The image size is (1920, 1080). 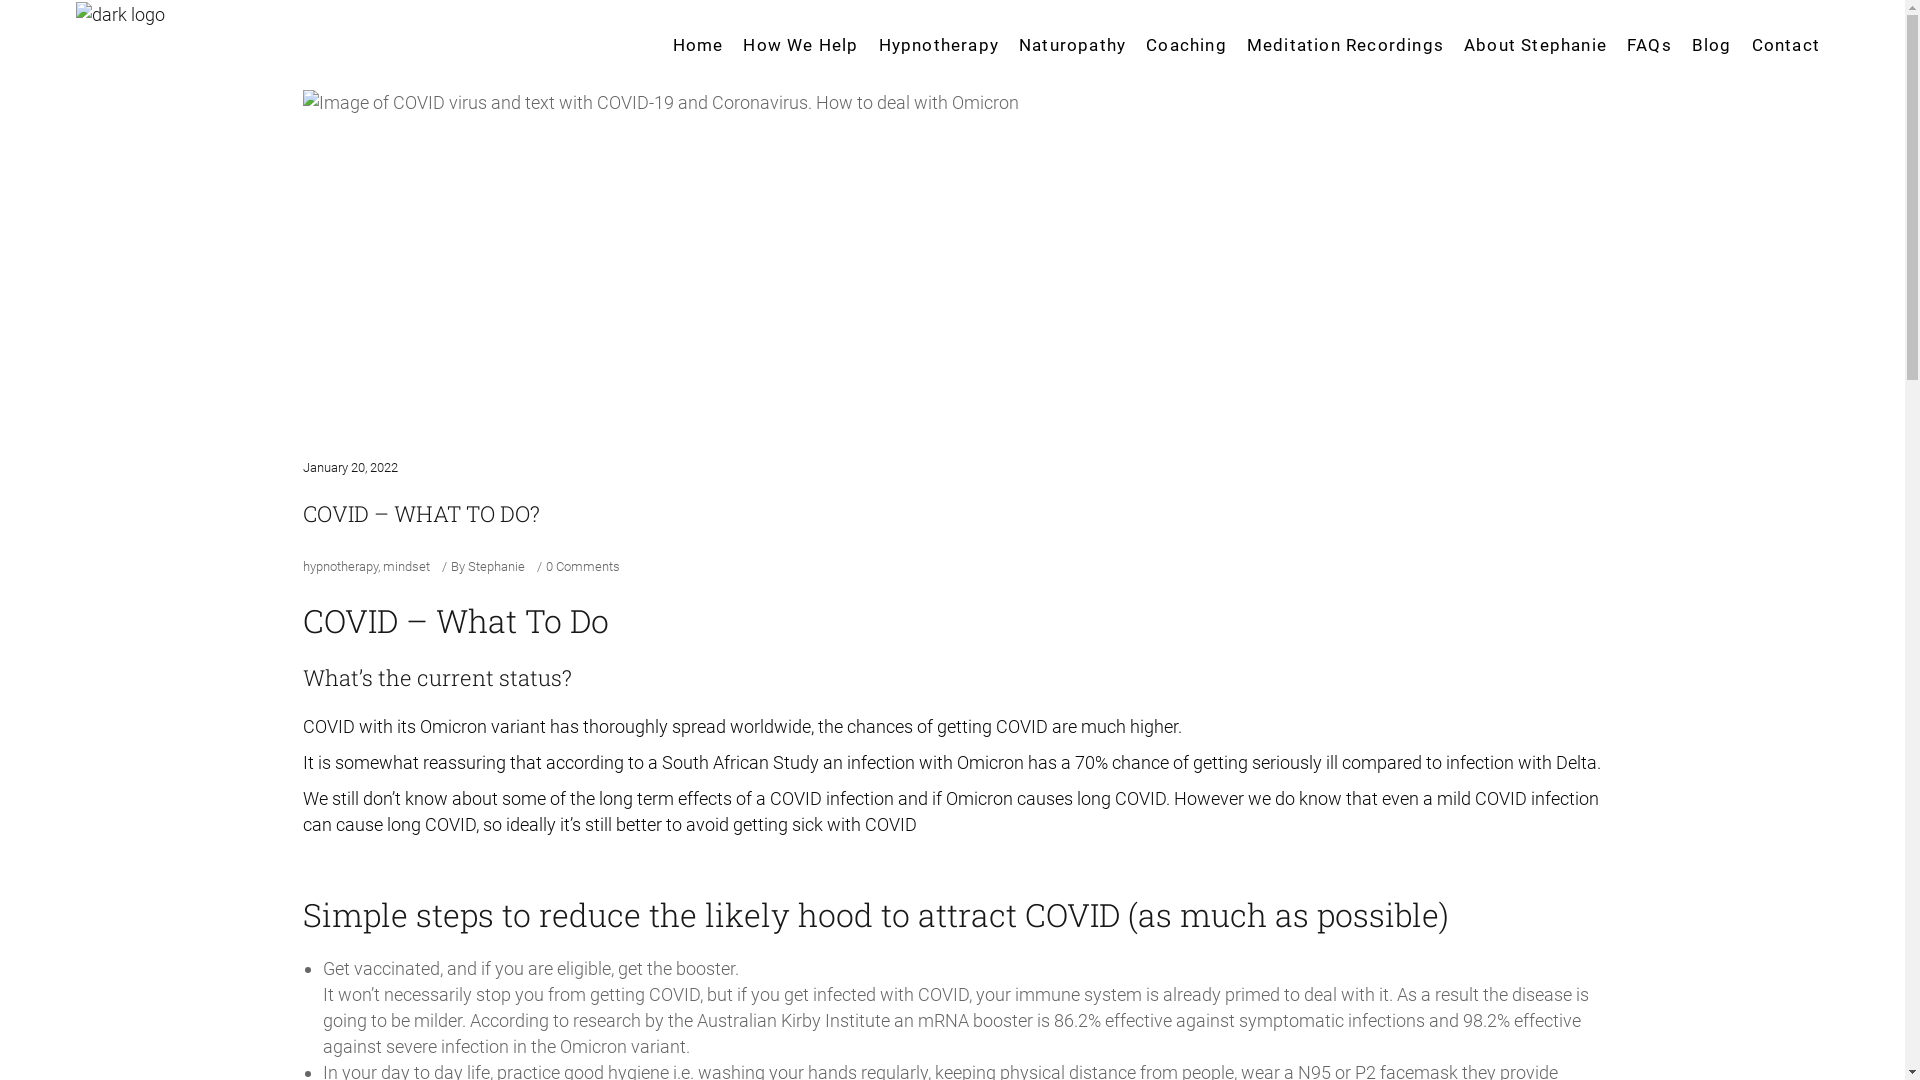 I want to click on '0 Comments', so click(x=546, y=566).